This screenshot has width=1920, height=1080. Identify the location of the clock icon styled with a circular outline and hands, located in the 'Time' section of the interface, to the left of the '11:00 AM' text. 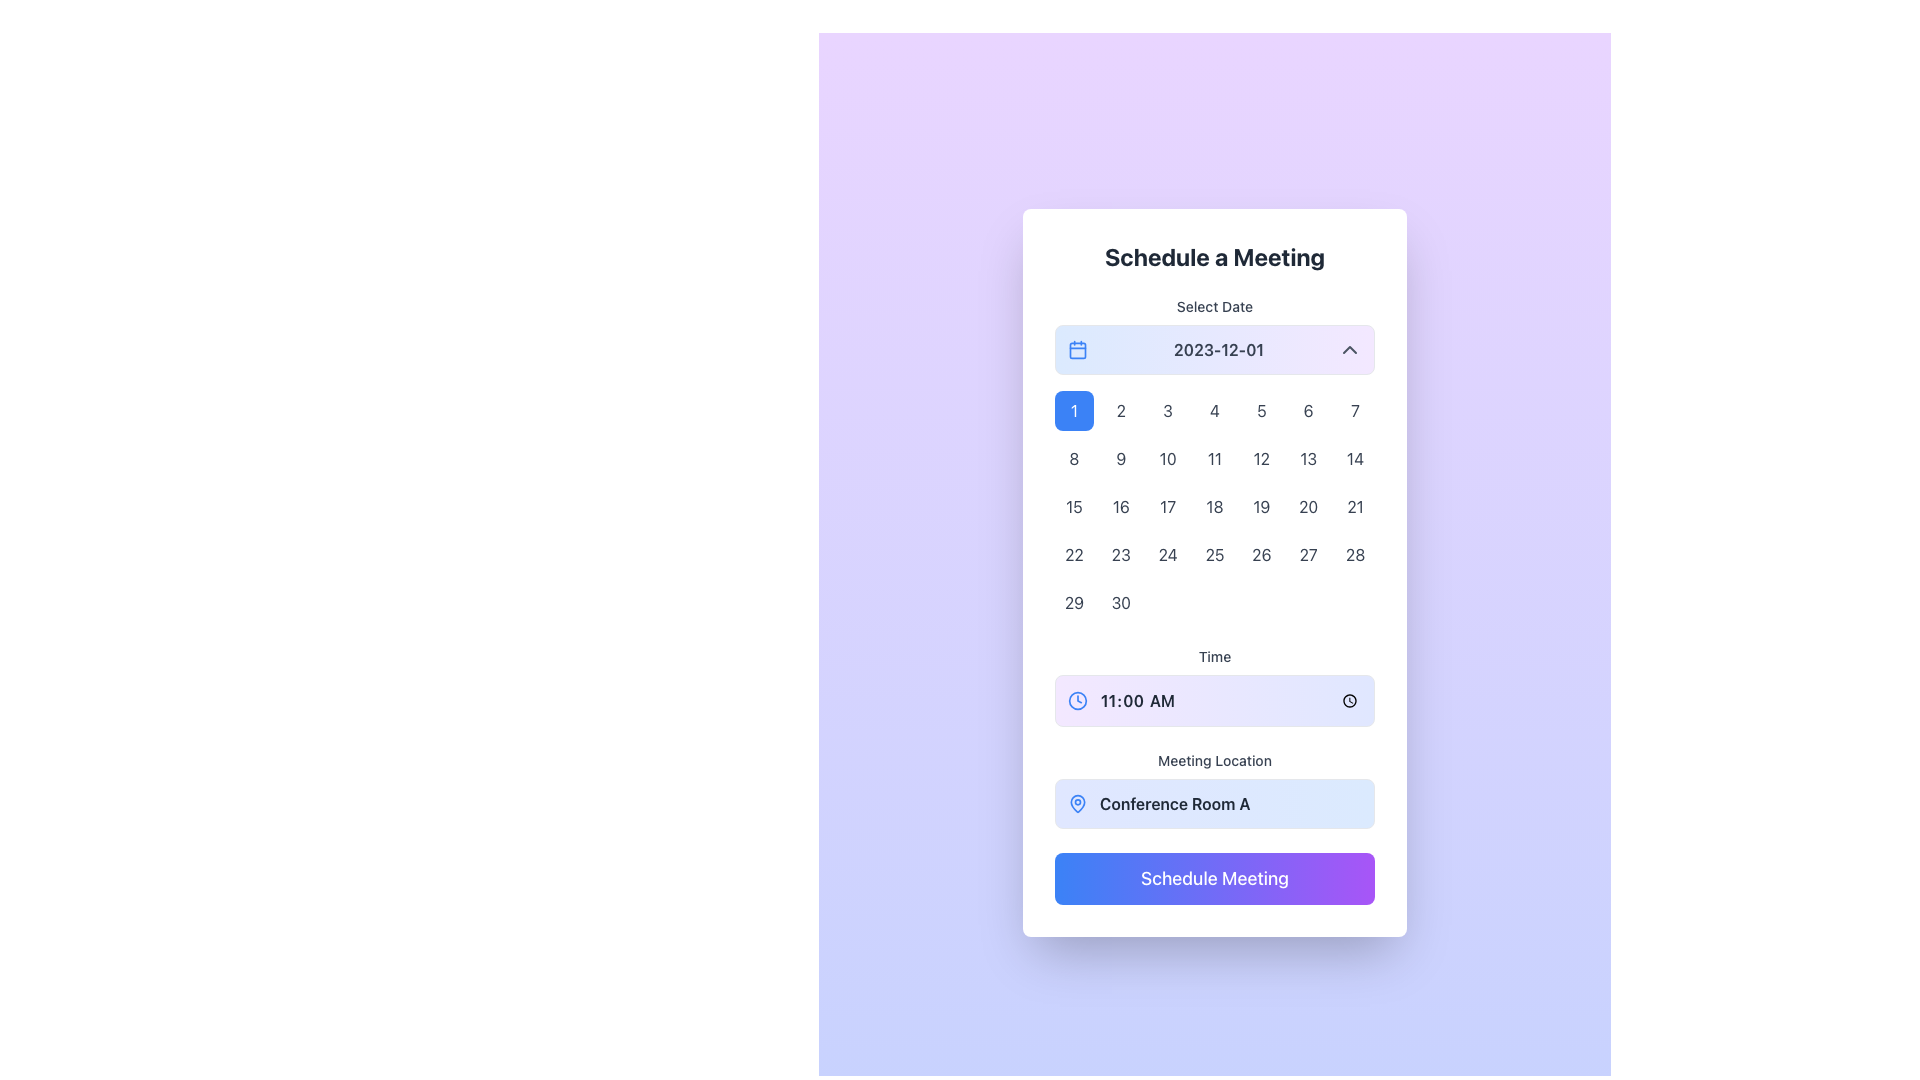
(1077, 700).